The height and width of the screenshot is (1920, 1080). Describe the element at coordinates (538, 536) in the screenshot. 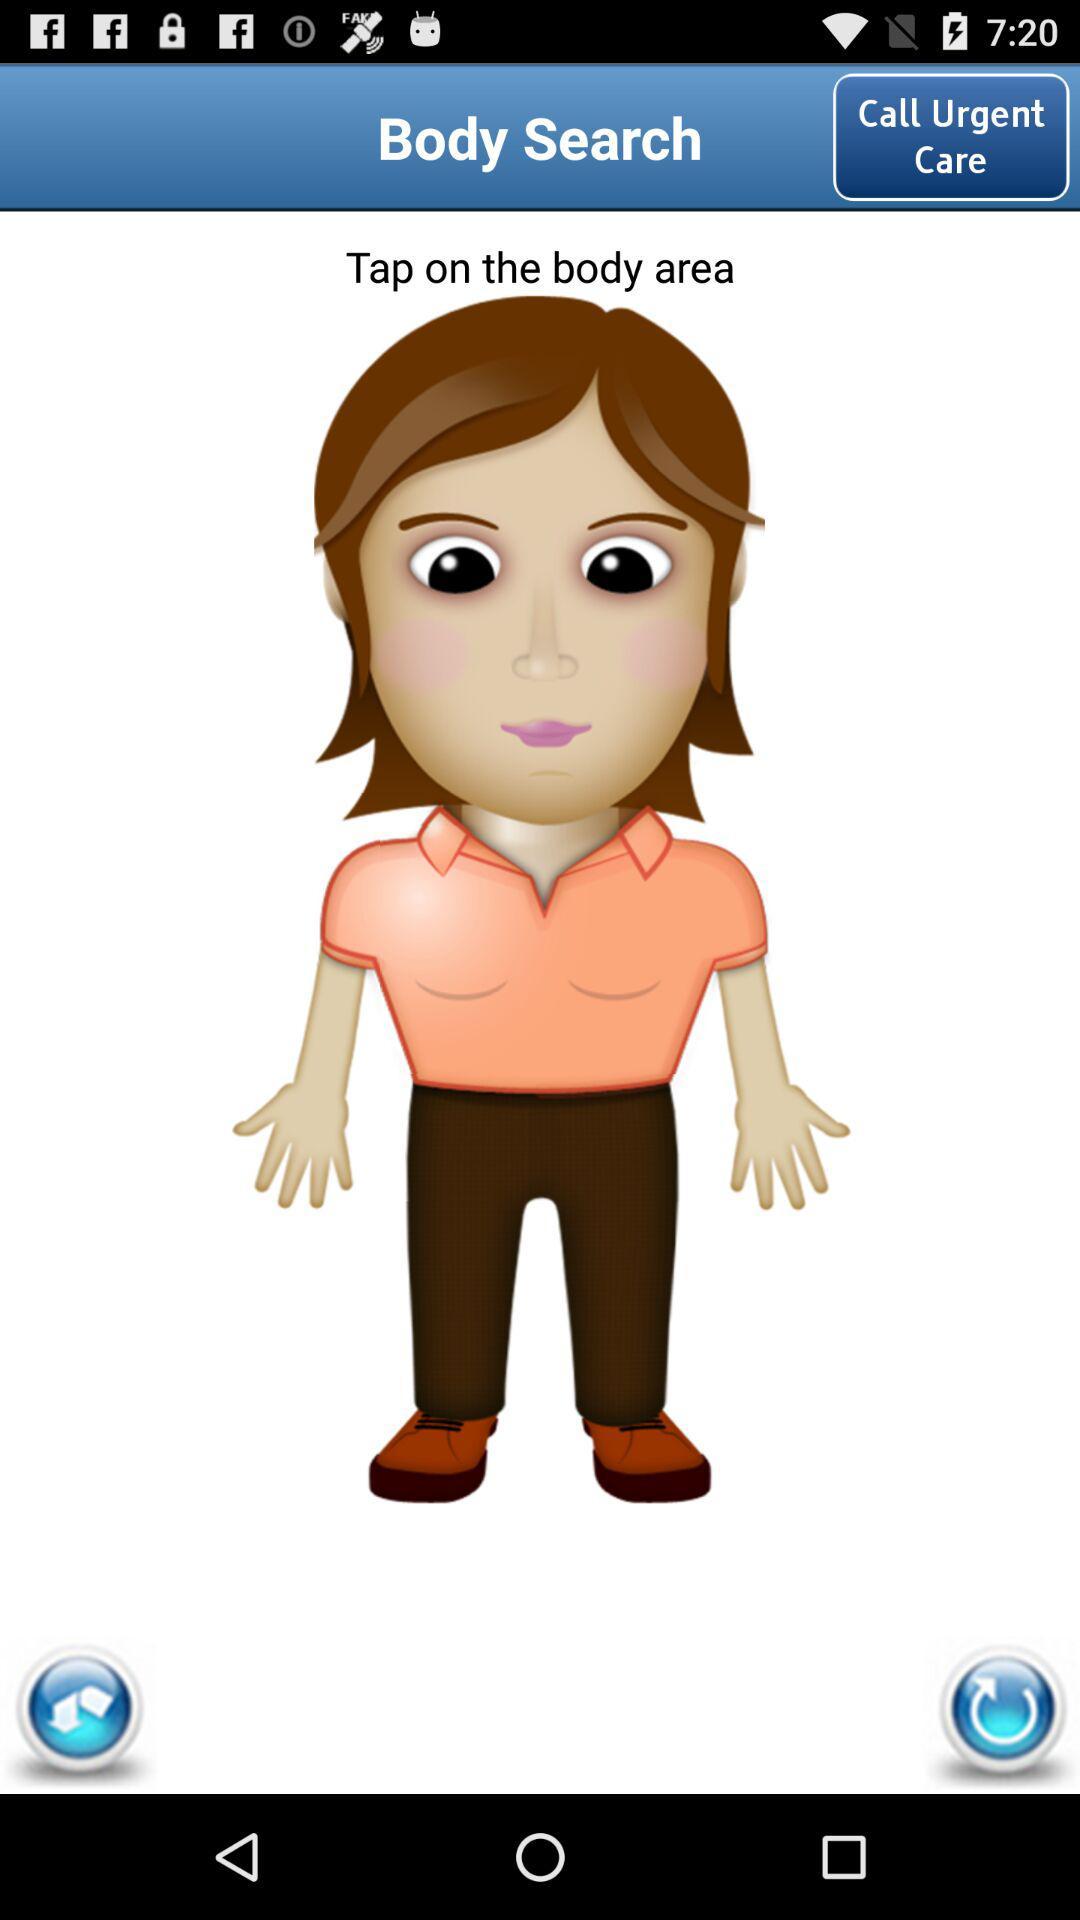

I see `eyes` at that location.